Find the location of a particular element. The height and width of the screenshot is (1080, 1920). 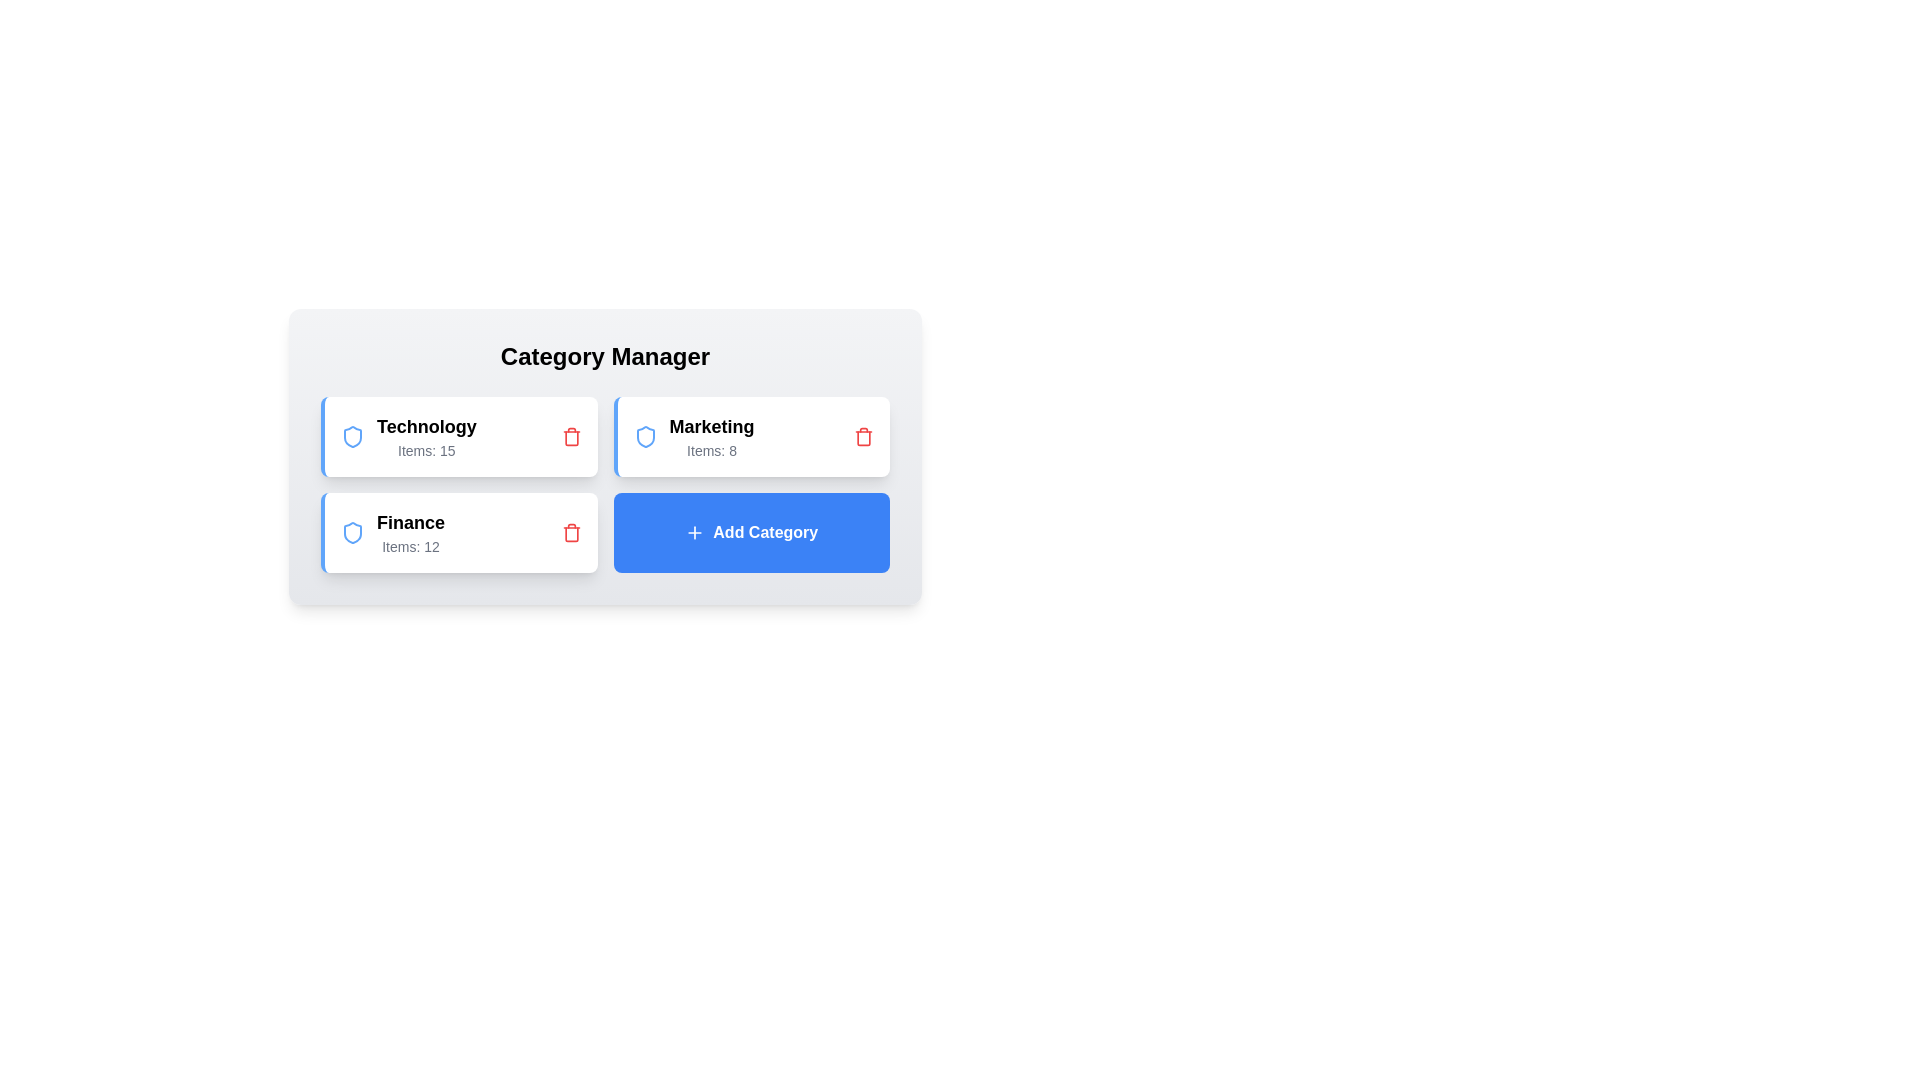

the category by clicking the trash icon for Marketing is located at coordinates (864, 435).